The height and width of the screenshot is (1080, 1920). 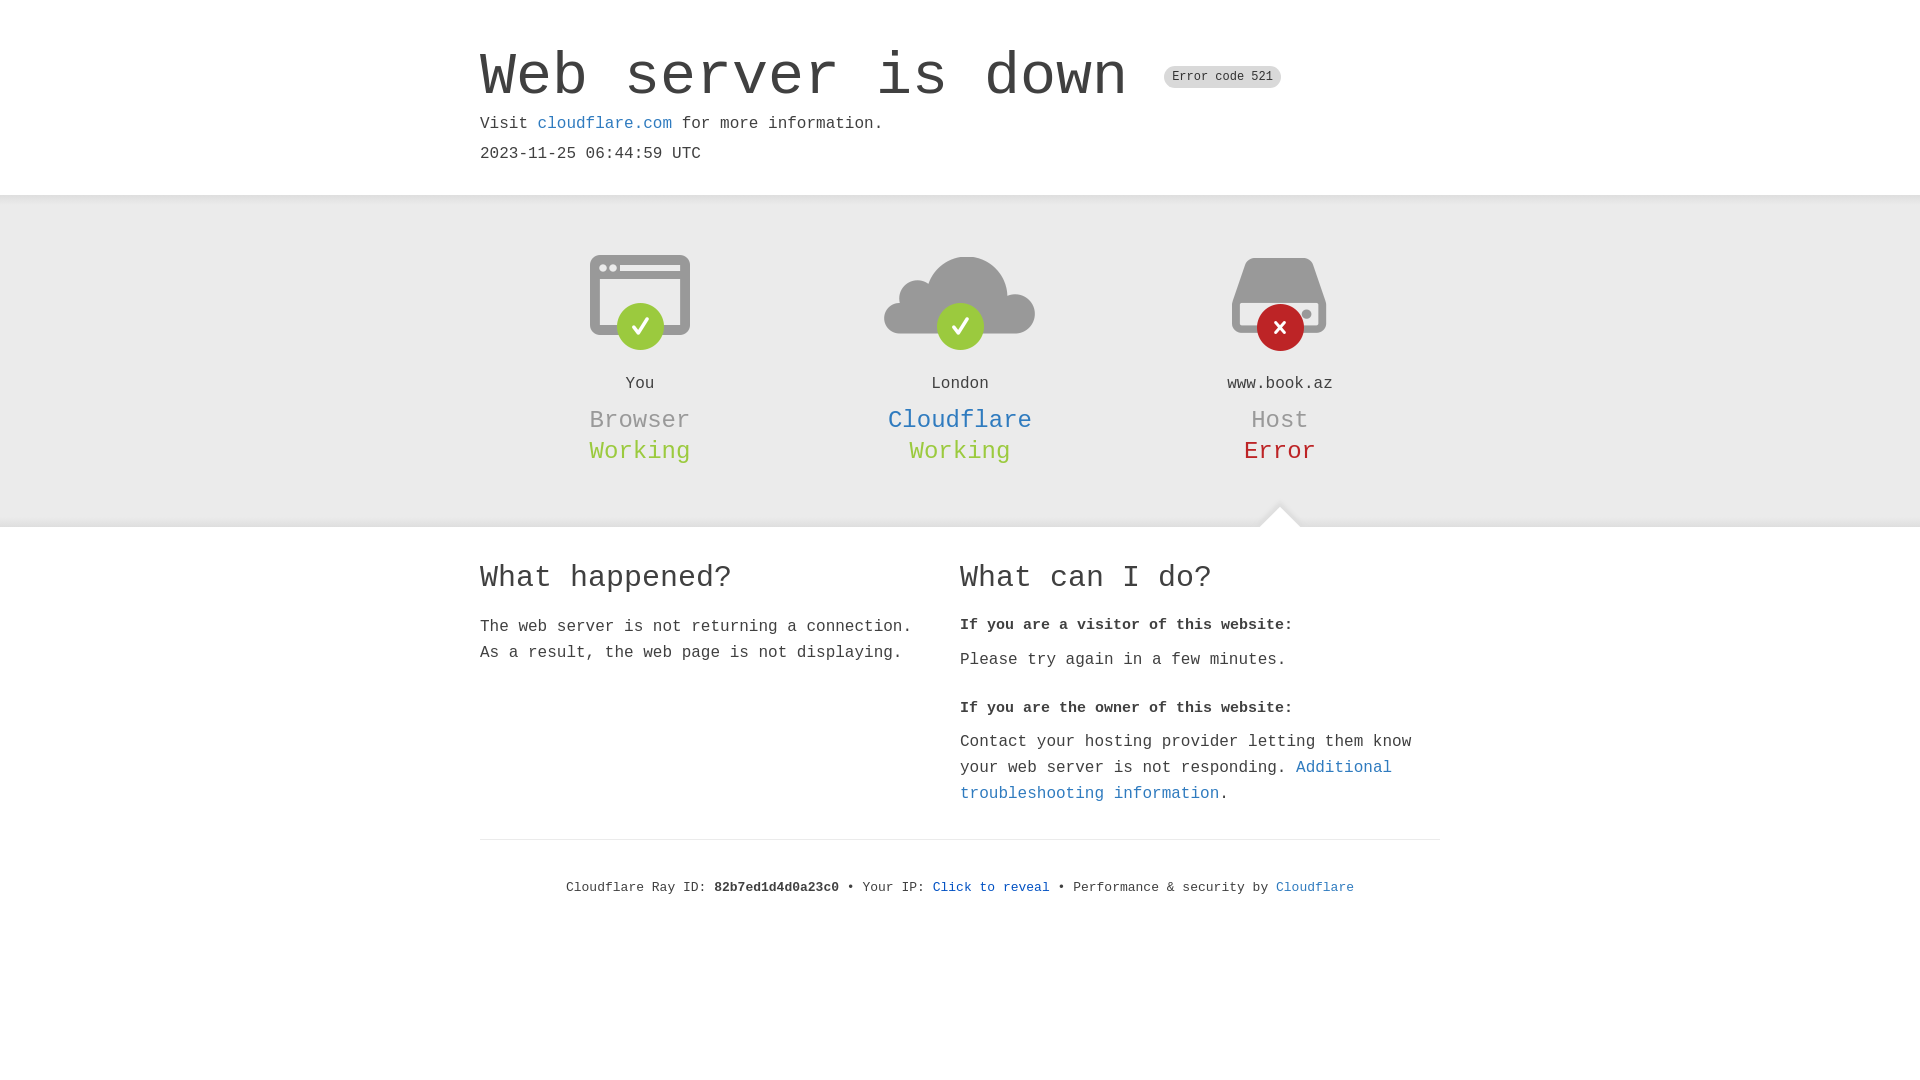 I want to click on 'Click to reveal', so click(x=991, y=886).